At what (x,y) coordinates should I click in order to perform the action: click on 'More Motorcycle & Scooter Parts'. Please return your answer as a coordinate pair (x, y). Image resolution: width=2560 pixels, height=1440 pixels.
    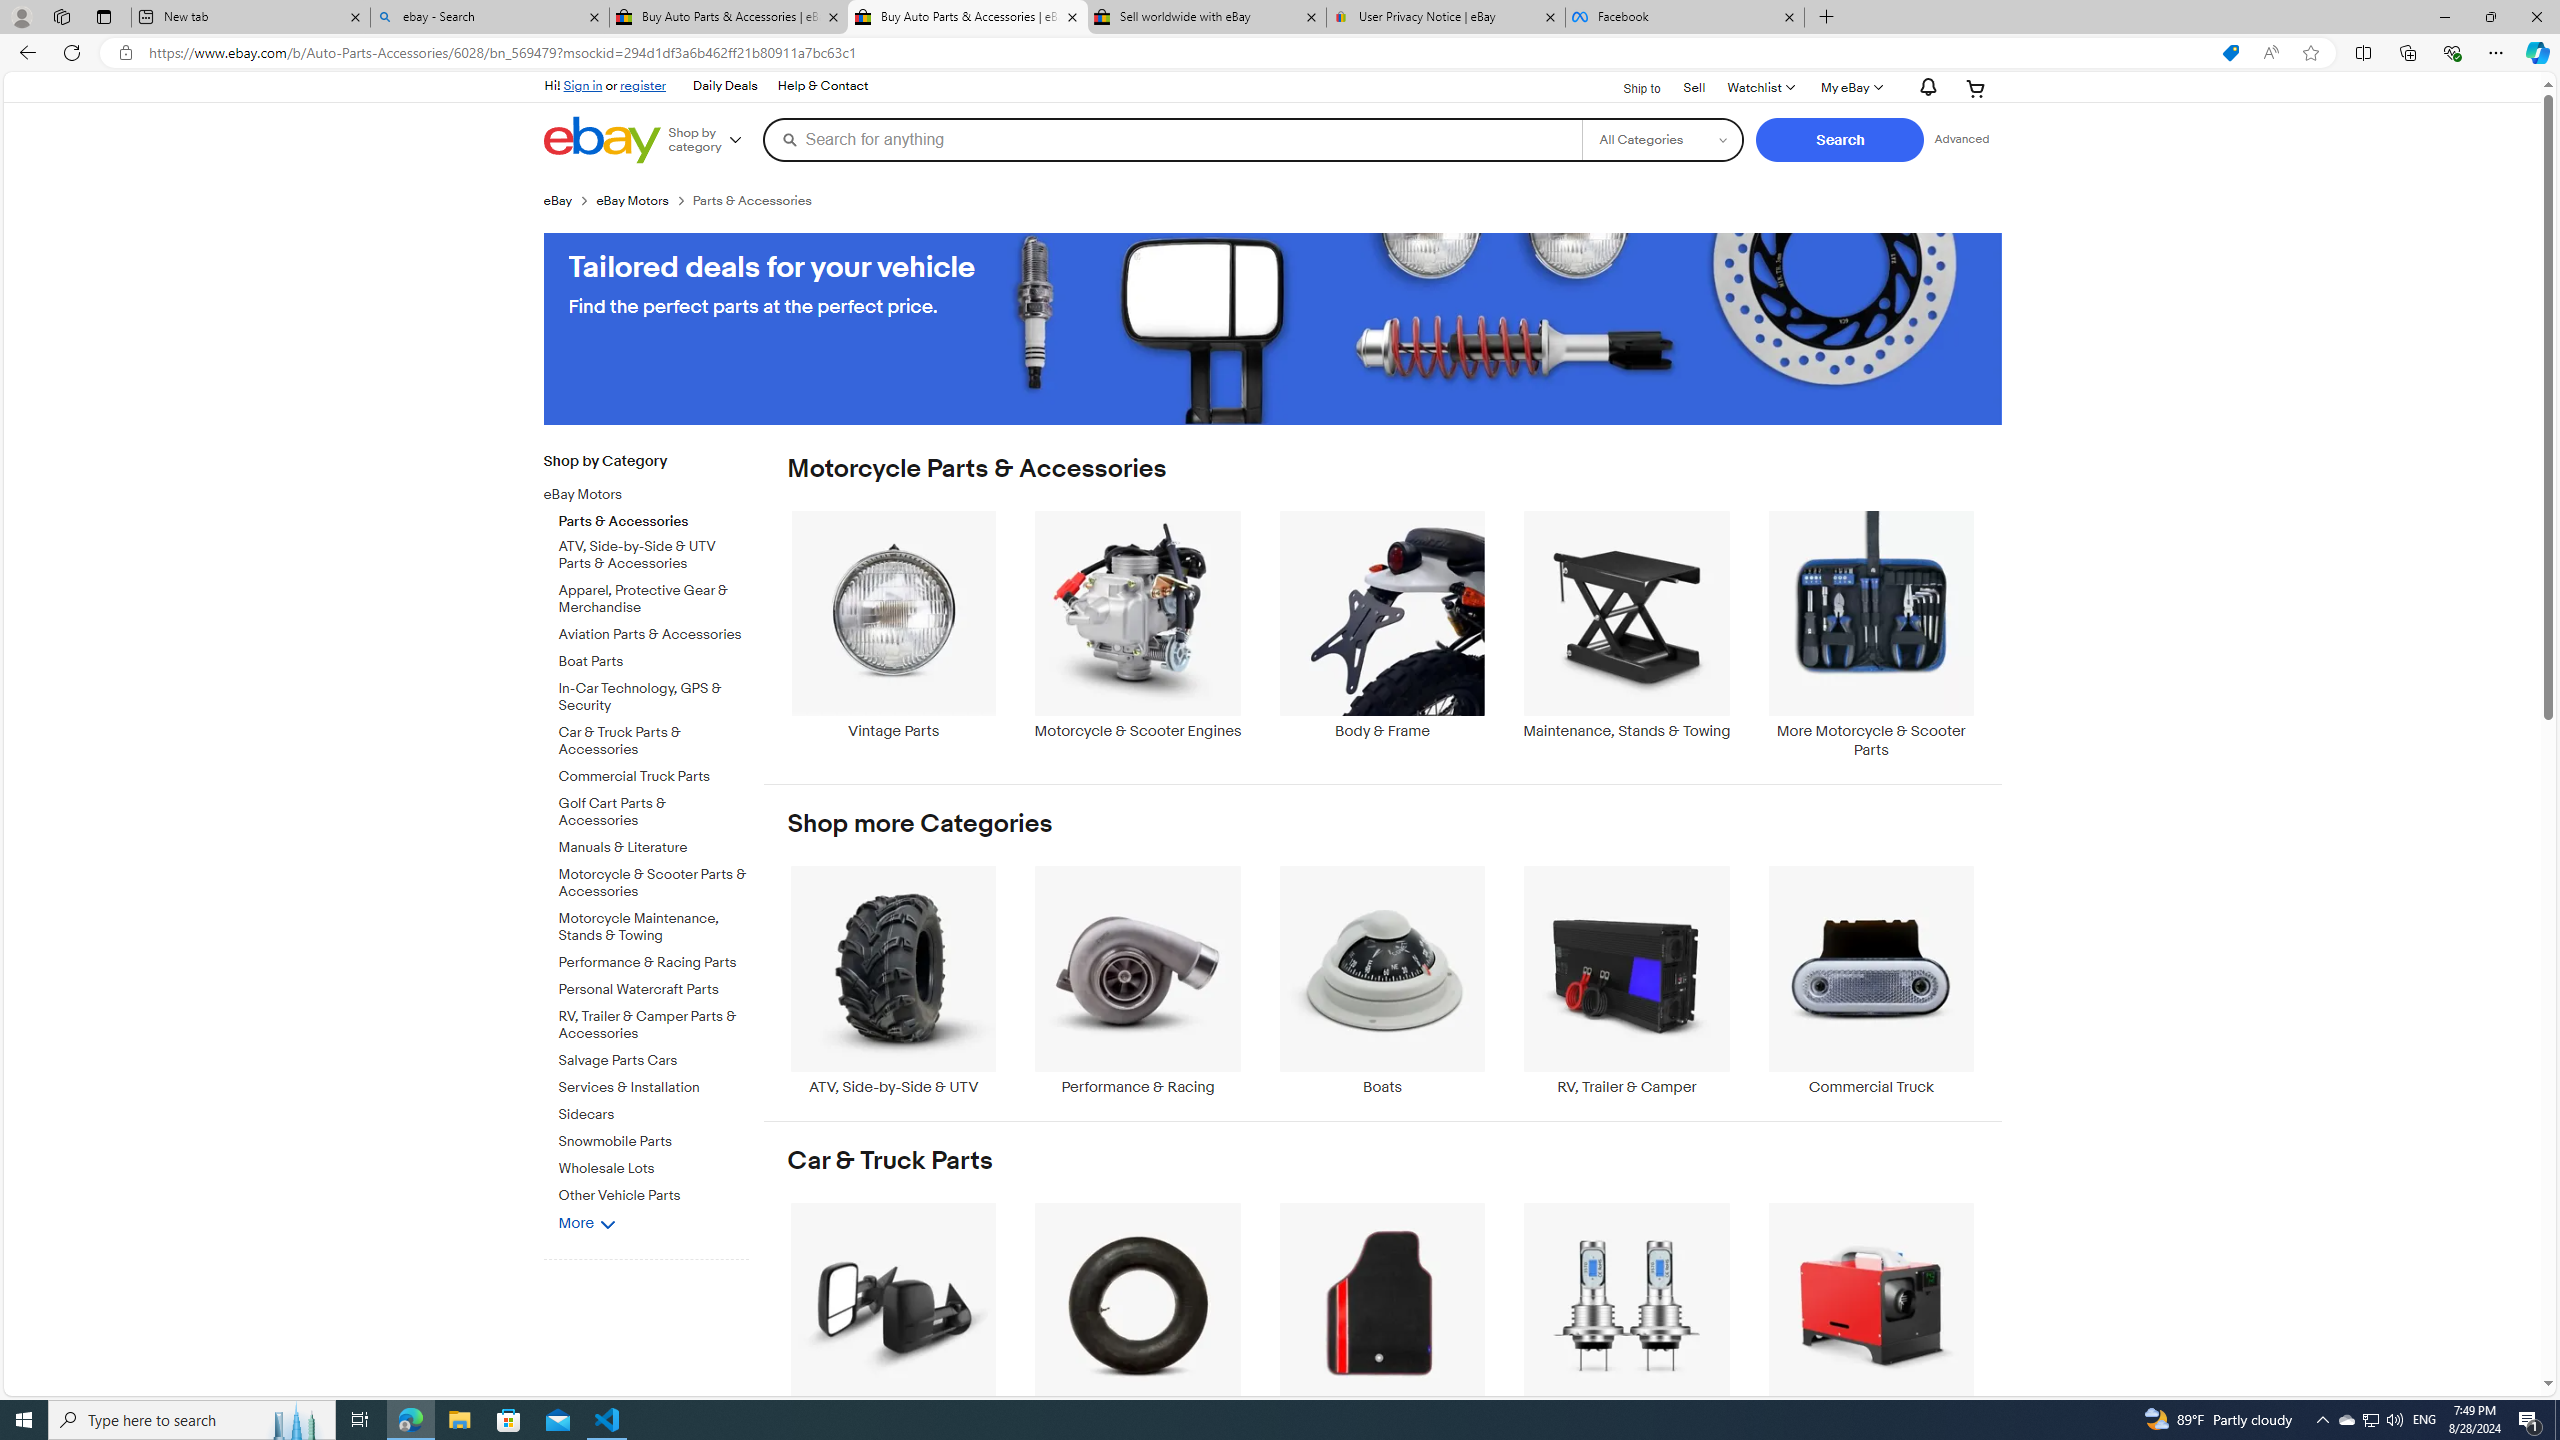
    Looking at the image, I should click on (1871, 635).